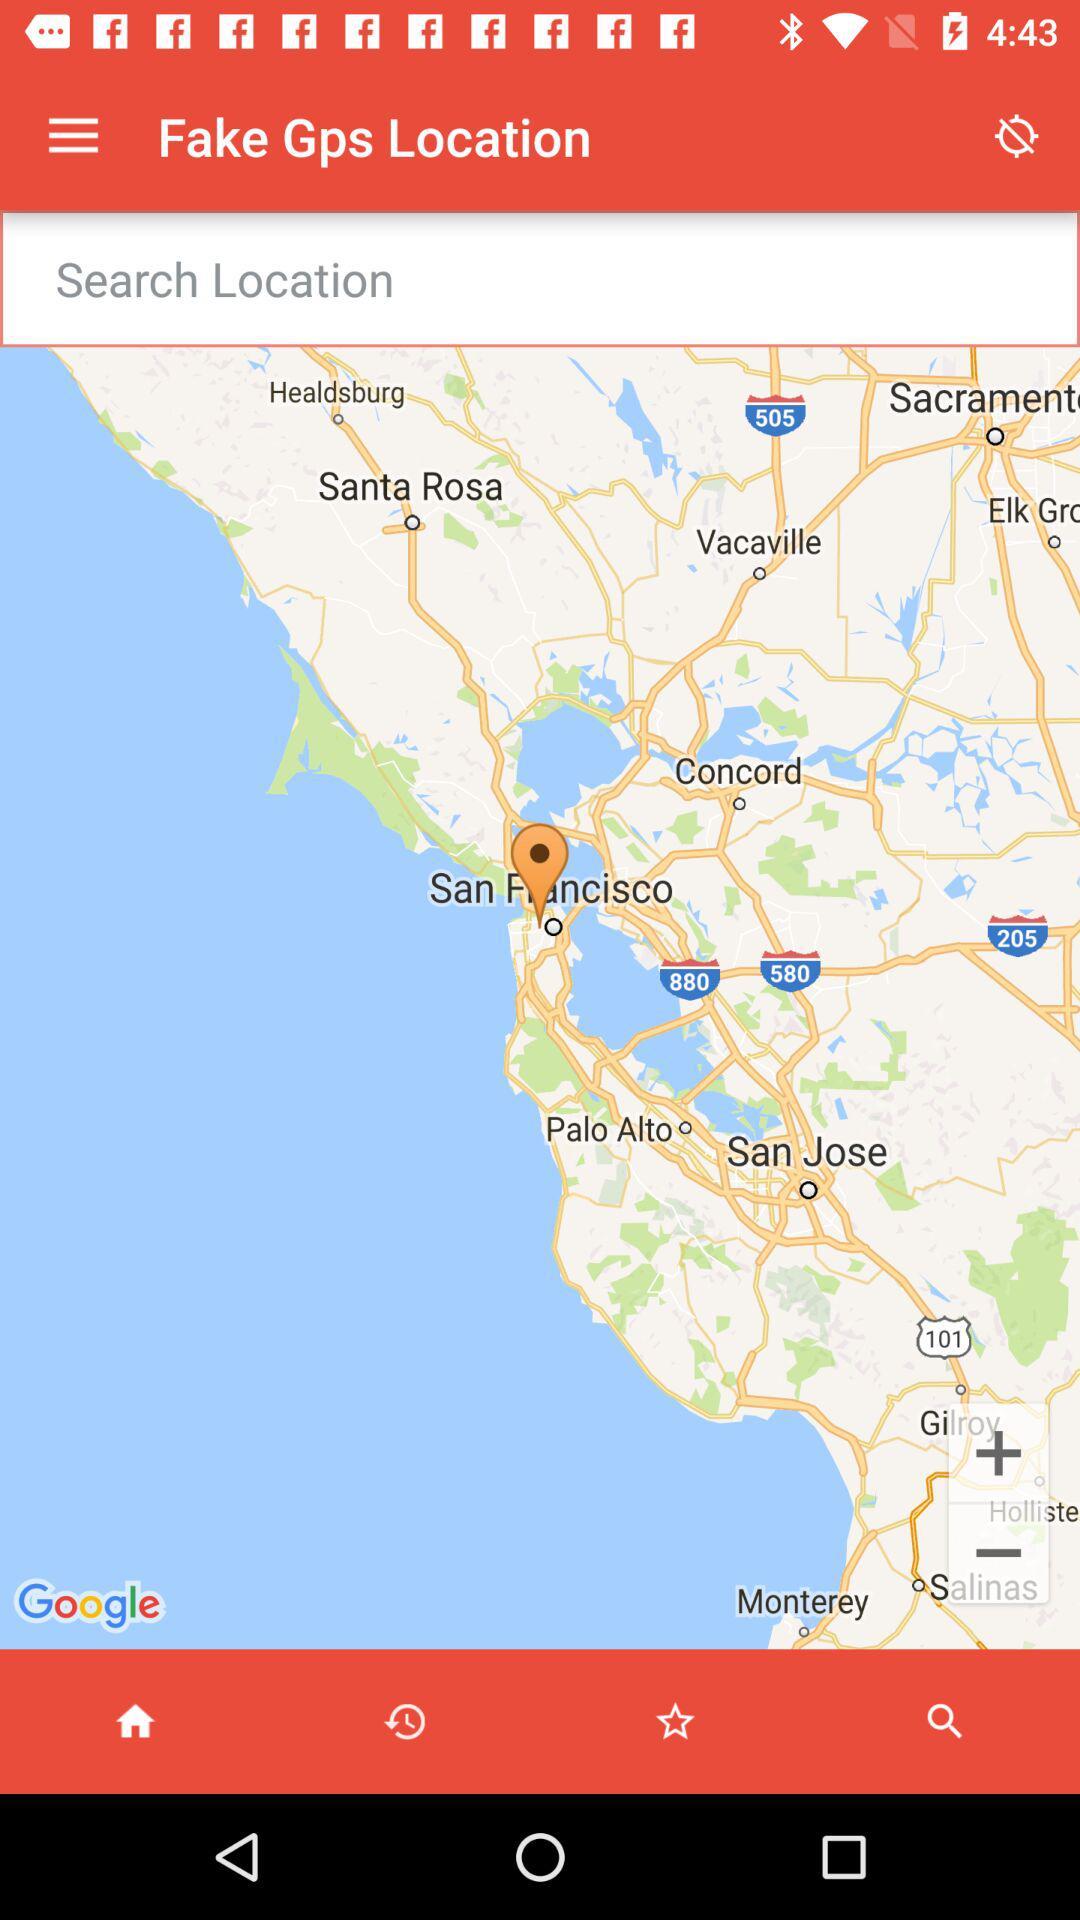  What do you see at coordinates (566, 277) in the screenshot?
I see `search textbox` at bounding box center [566, 277].